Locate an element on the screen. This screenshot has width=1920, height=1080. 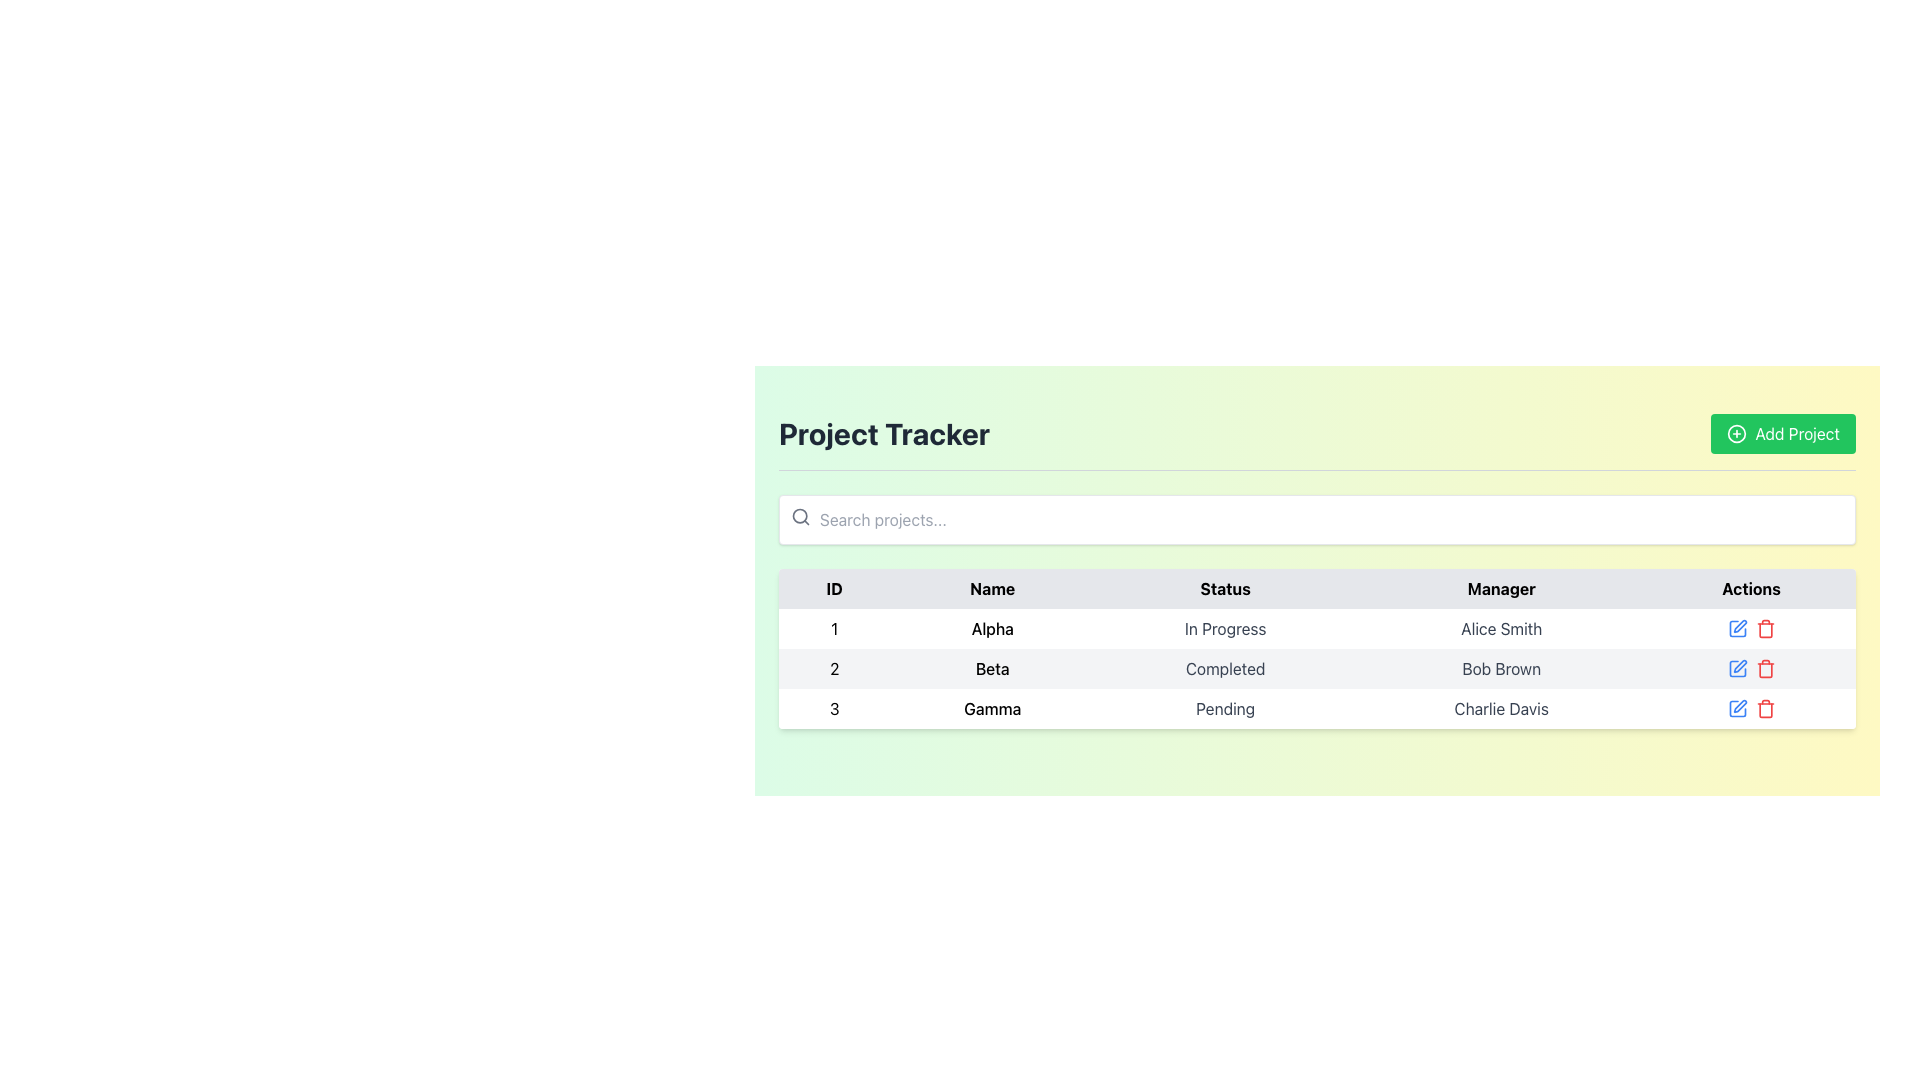
the Text Display element containing the number '2' located in the second row under the 'ID' column of the table is located at coordinates (834, 668).